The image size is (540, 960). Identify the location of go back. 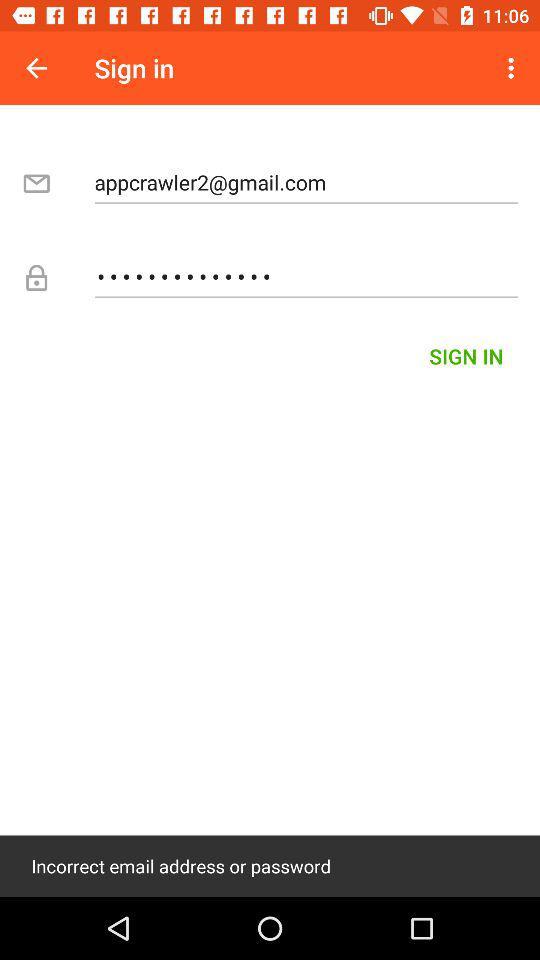
(36, 68).